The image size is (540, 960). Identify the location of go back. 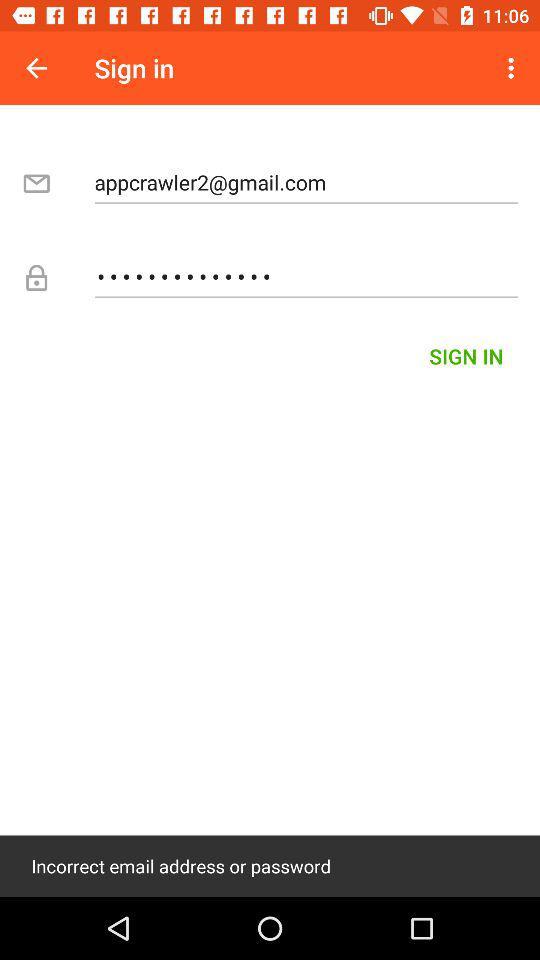
(36, 68).